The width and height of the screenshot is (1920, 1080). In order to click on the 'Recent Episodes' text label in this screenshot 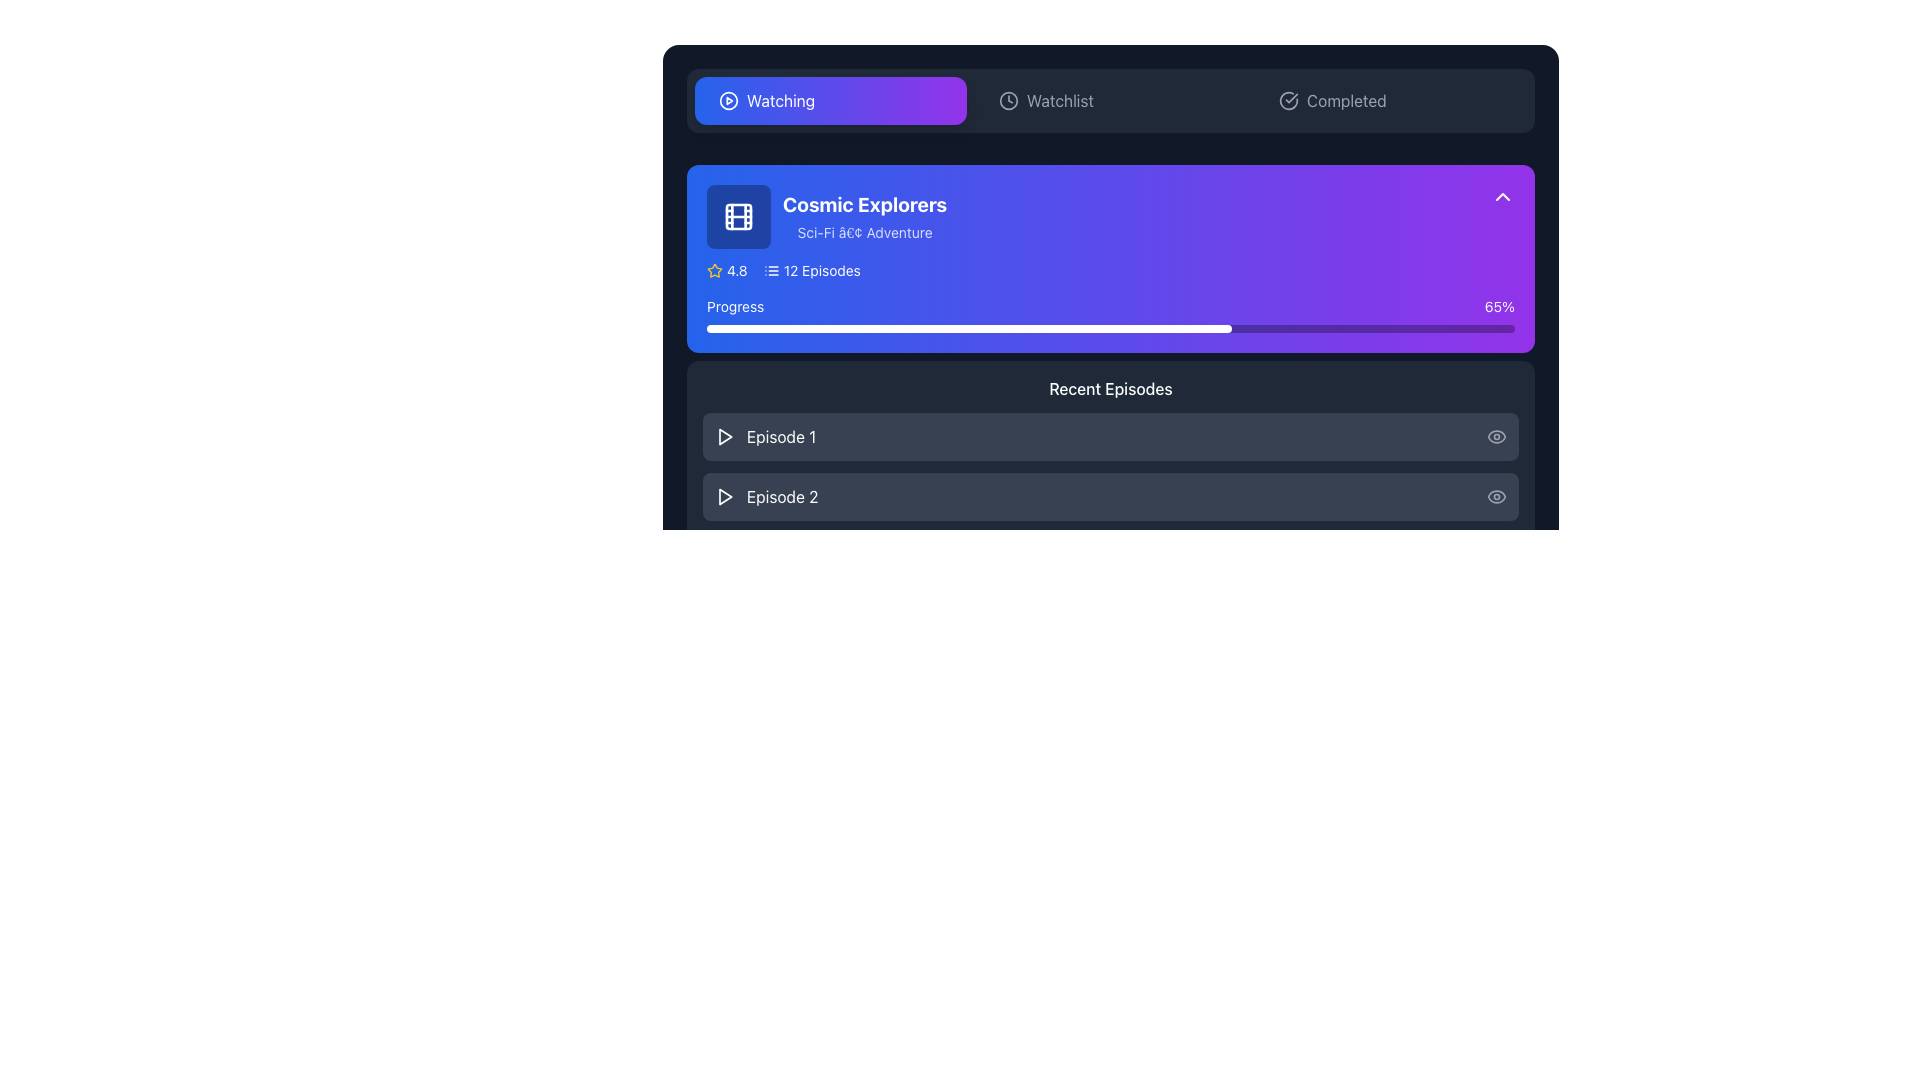, I will do `click(1109, 389)`.